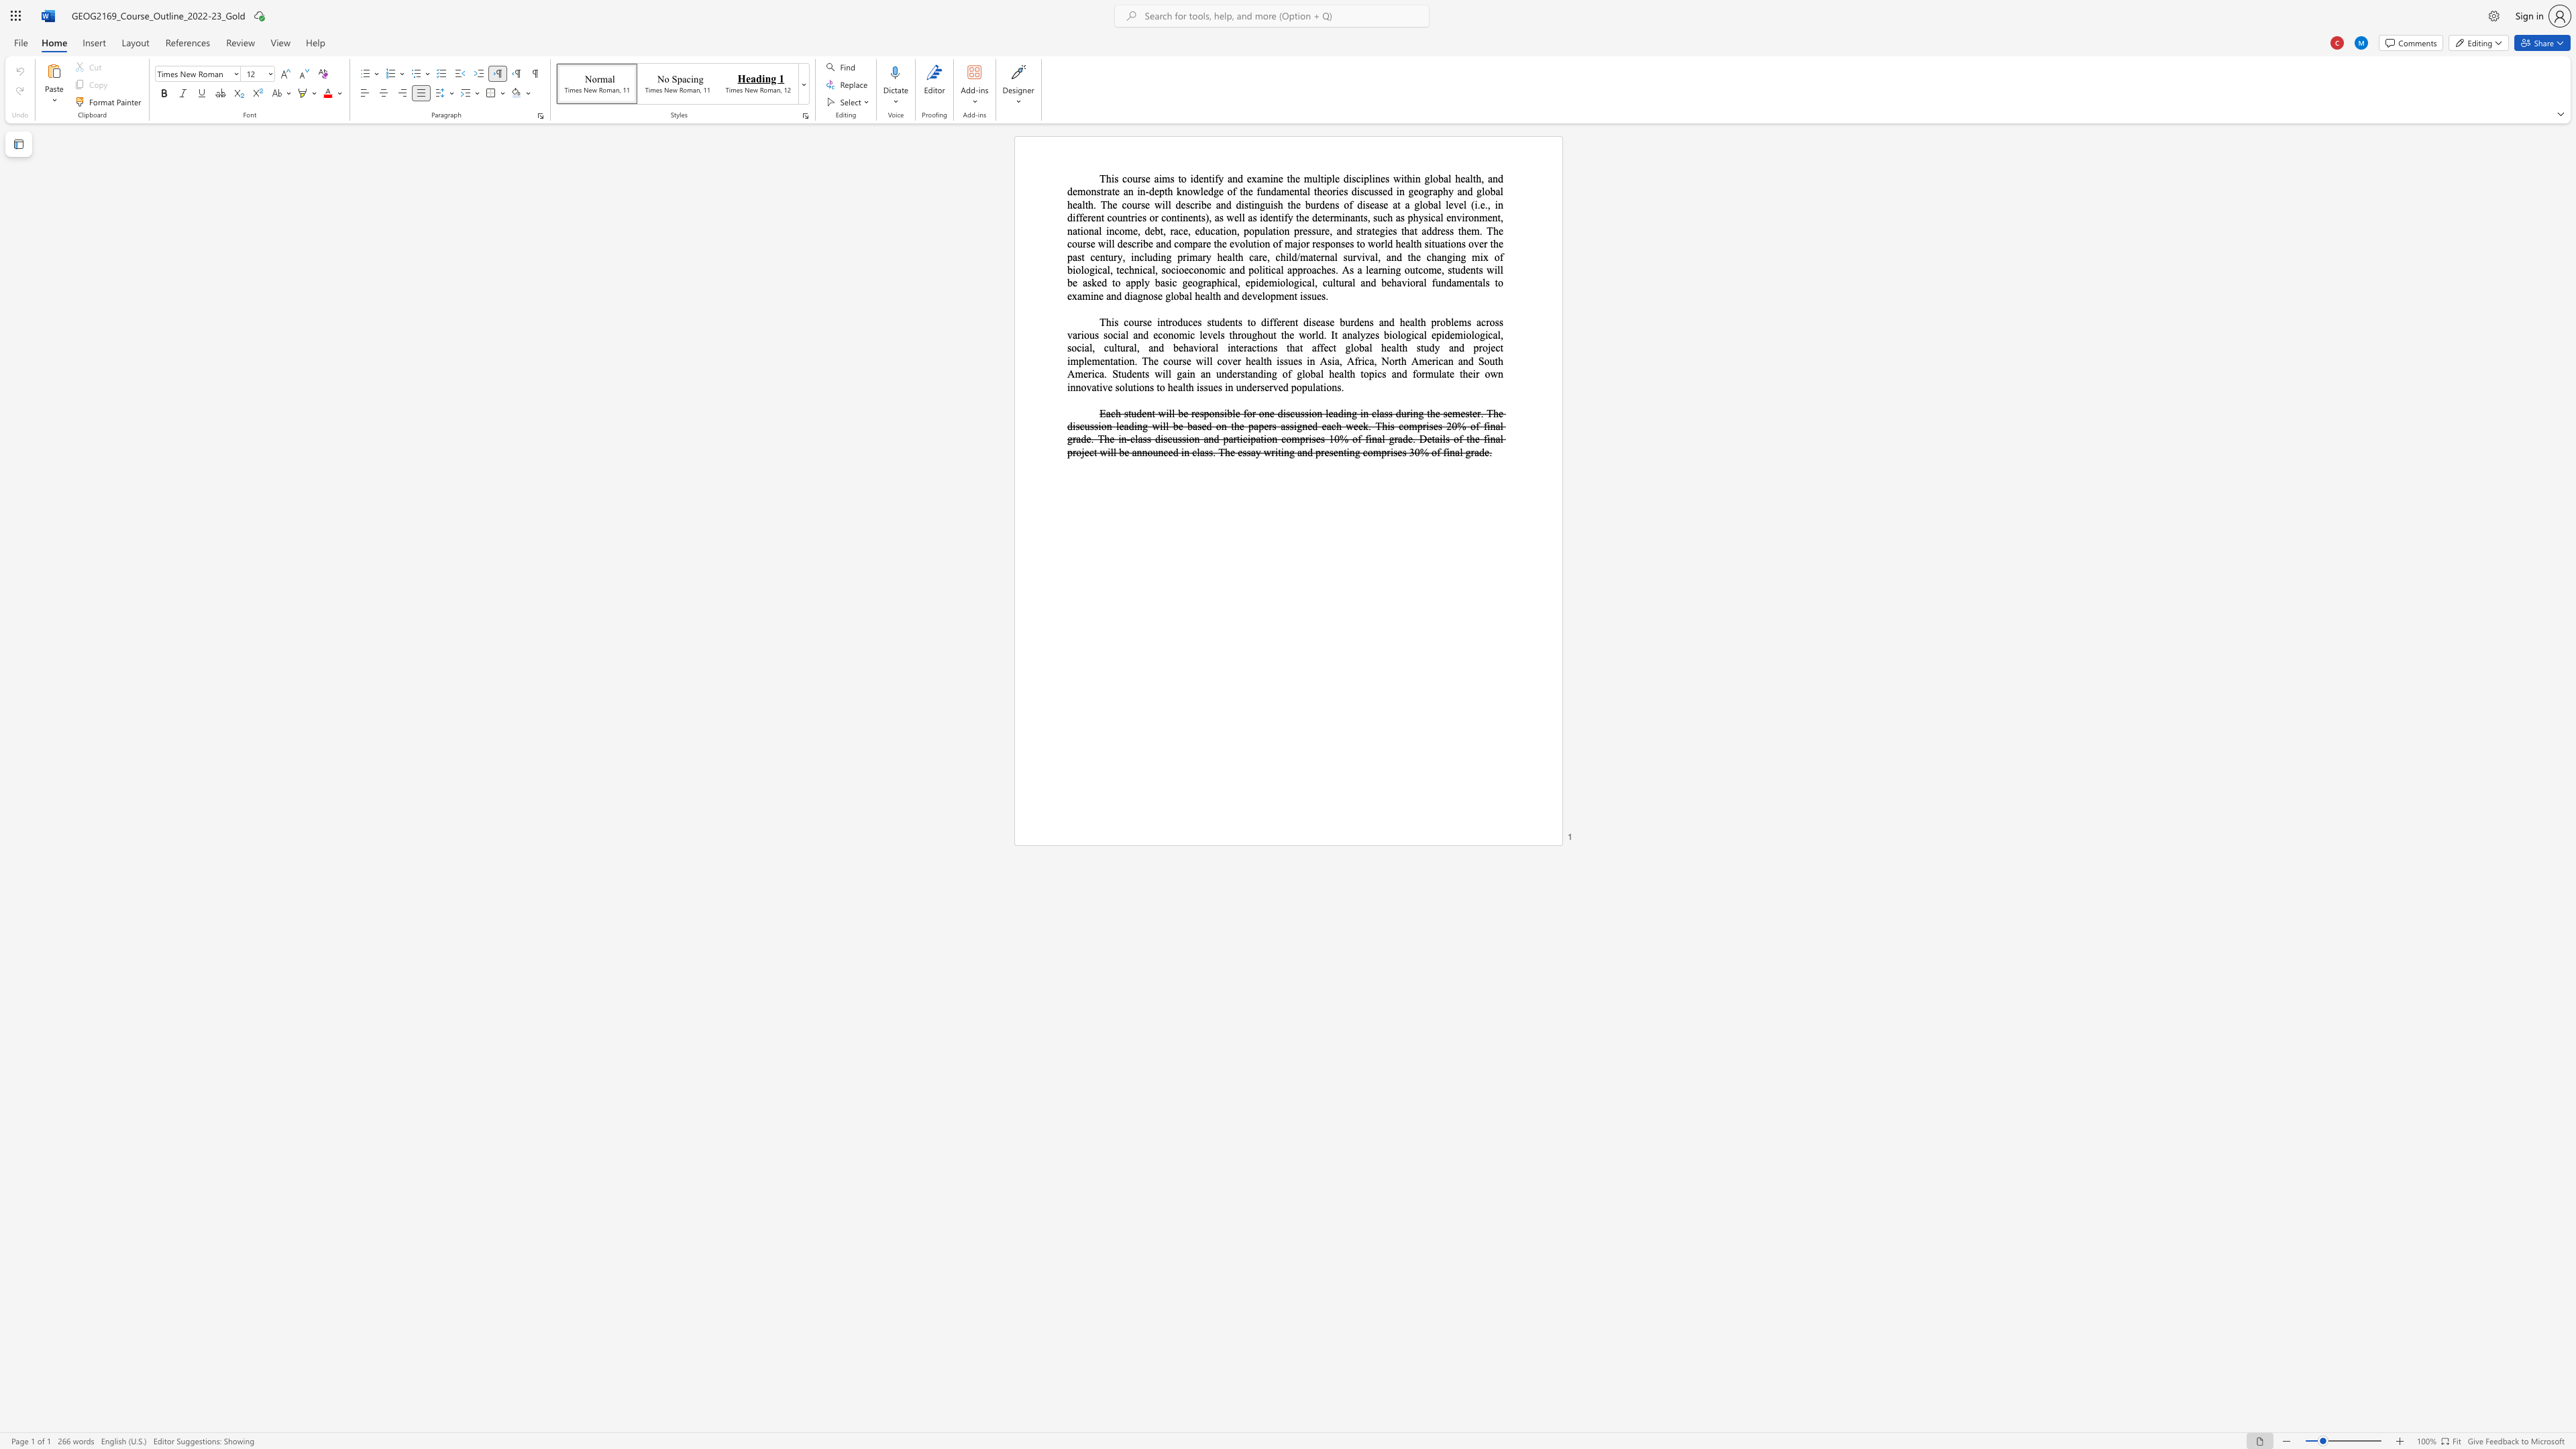 The height and width of the screenshot is (1449, 2576). What do you see at coordinates (1095, 296) in the screenshot?
I see `the 4th character "n" in the text` at bounding box center [1095, 296].